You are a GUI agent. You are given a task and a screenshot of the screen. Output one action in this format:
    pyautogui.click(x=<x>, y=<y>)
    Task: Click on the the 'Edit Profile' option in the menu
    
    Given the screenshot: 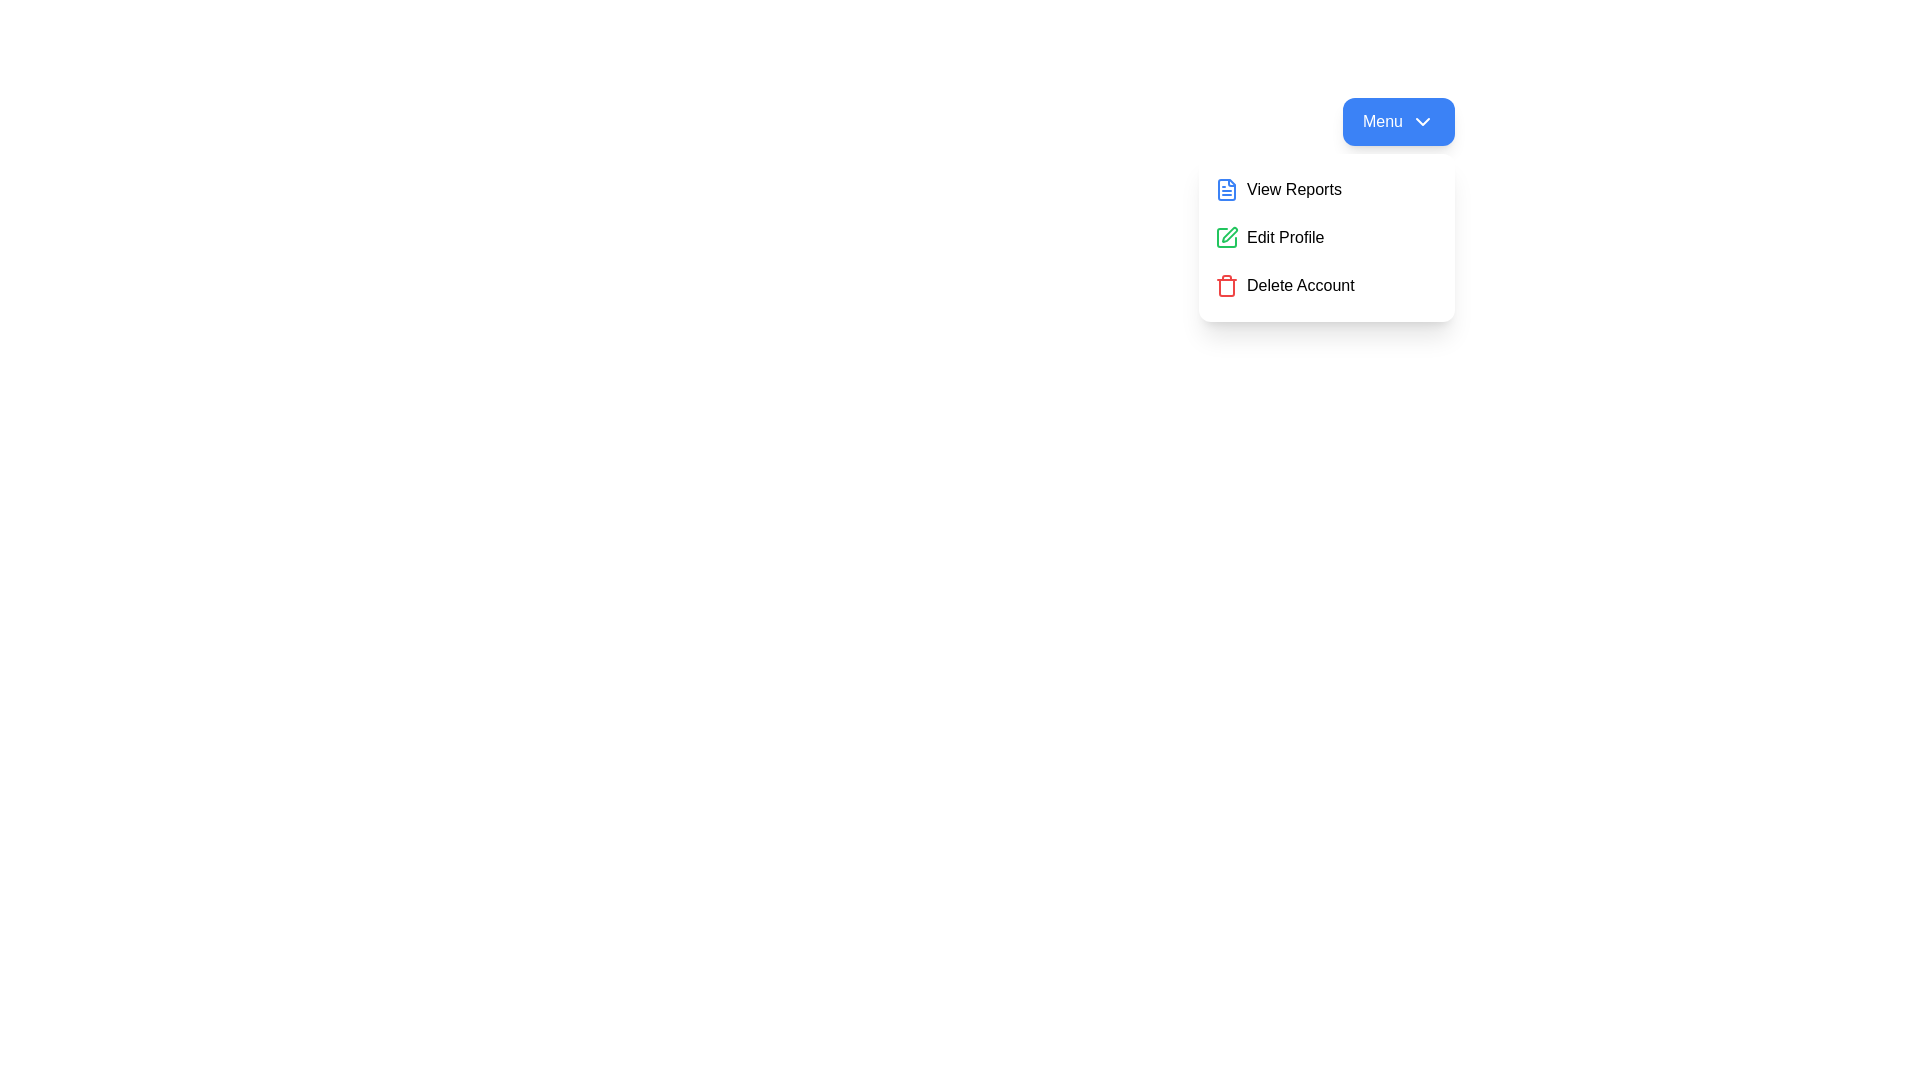 What is the action you would take?
    pyautogui.click(x=1326, y=237)
    